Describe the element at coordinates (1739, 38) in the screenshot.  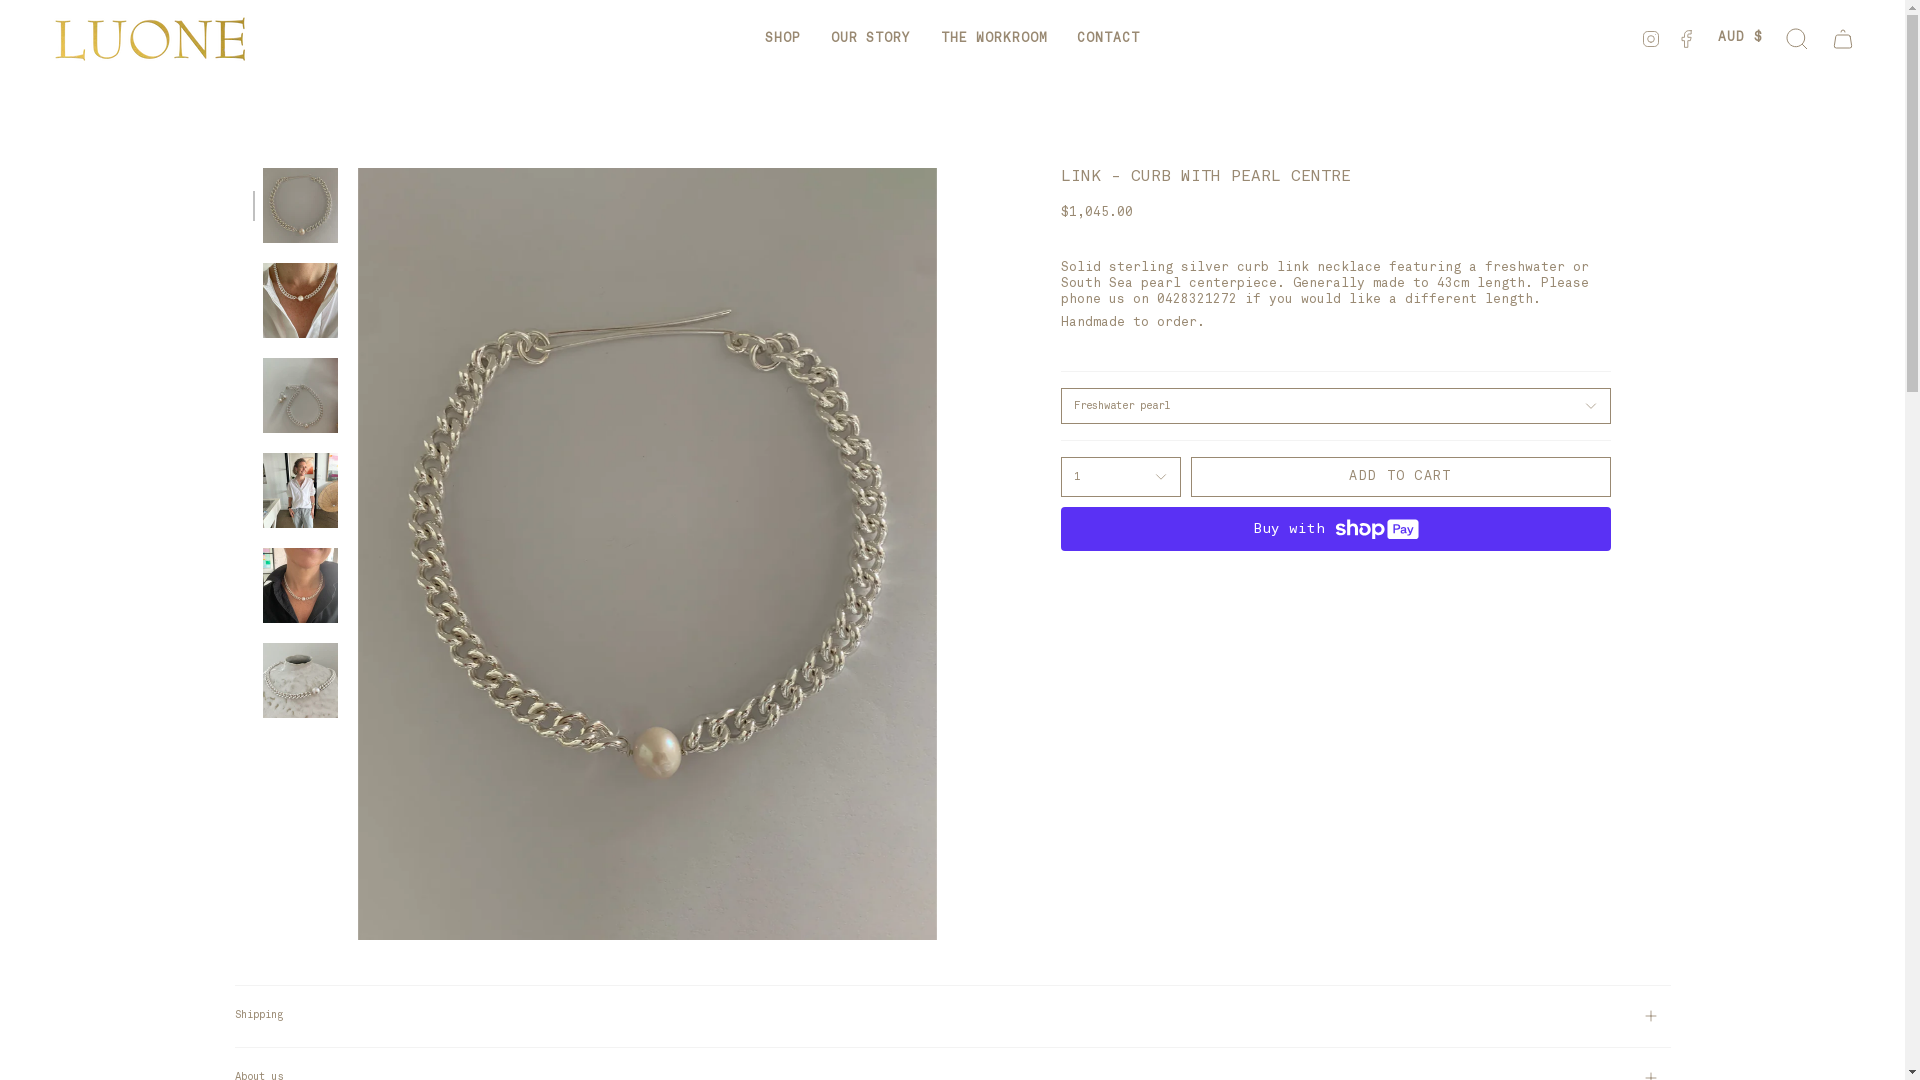
I see `'AUD $'` at that location.